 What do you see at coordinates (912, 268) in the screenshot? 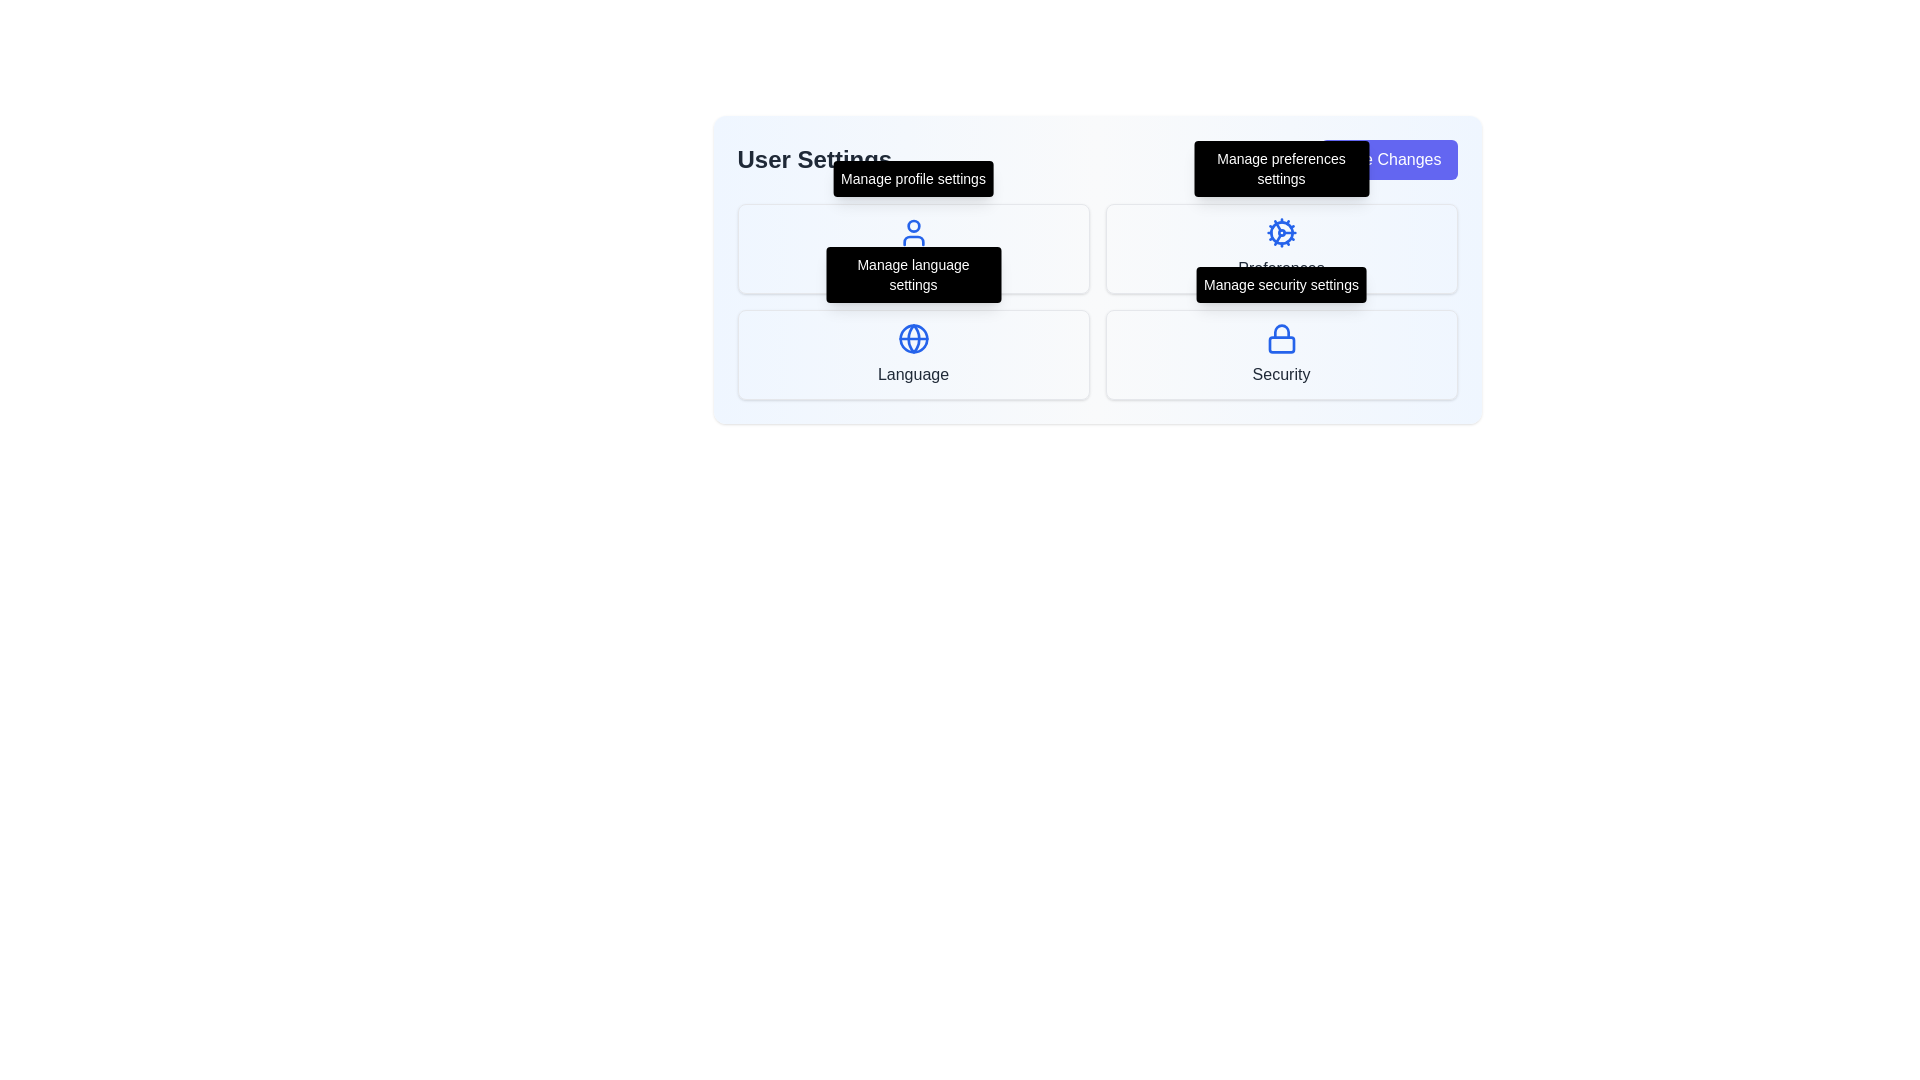
I see `the text label 'Profile', which is styled with a medium-weight font and gray color, located below a user silhouette icon in the user settings section` at bounding box center [912, 268].